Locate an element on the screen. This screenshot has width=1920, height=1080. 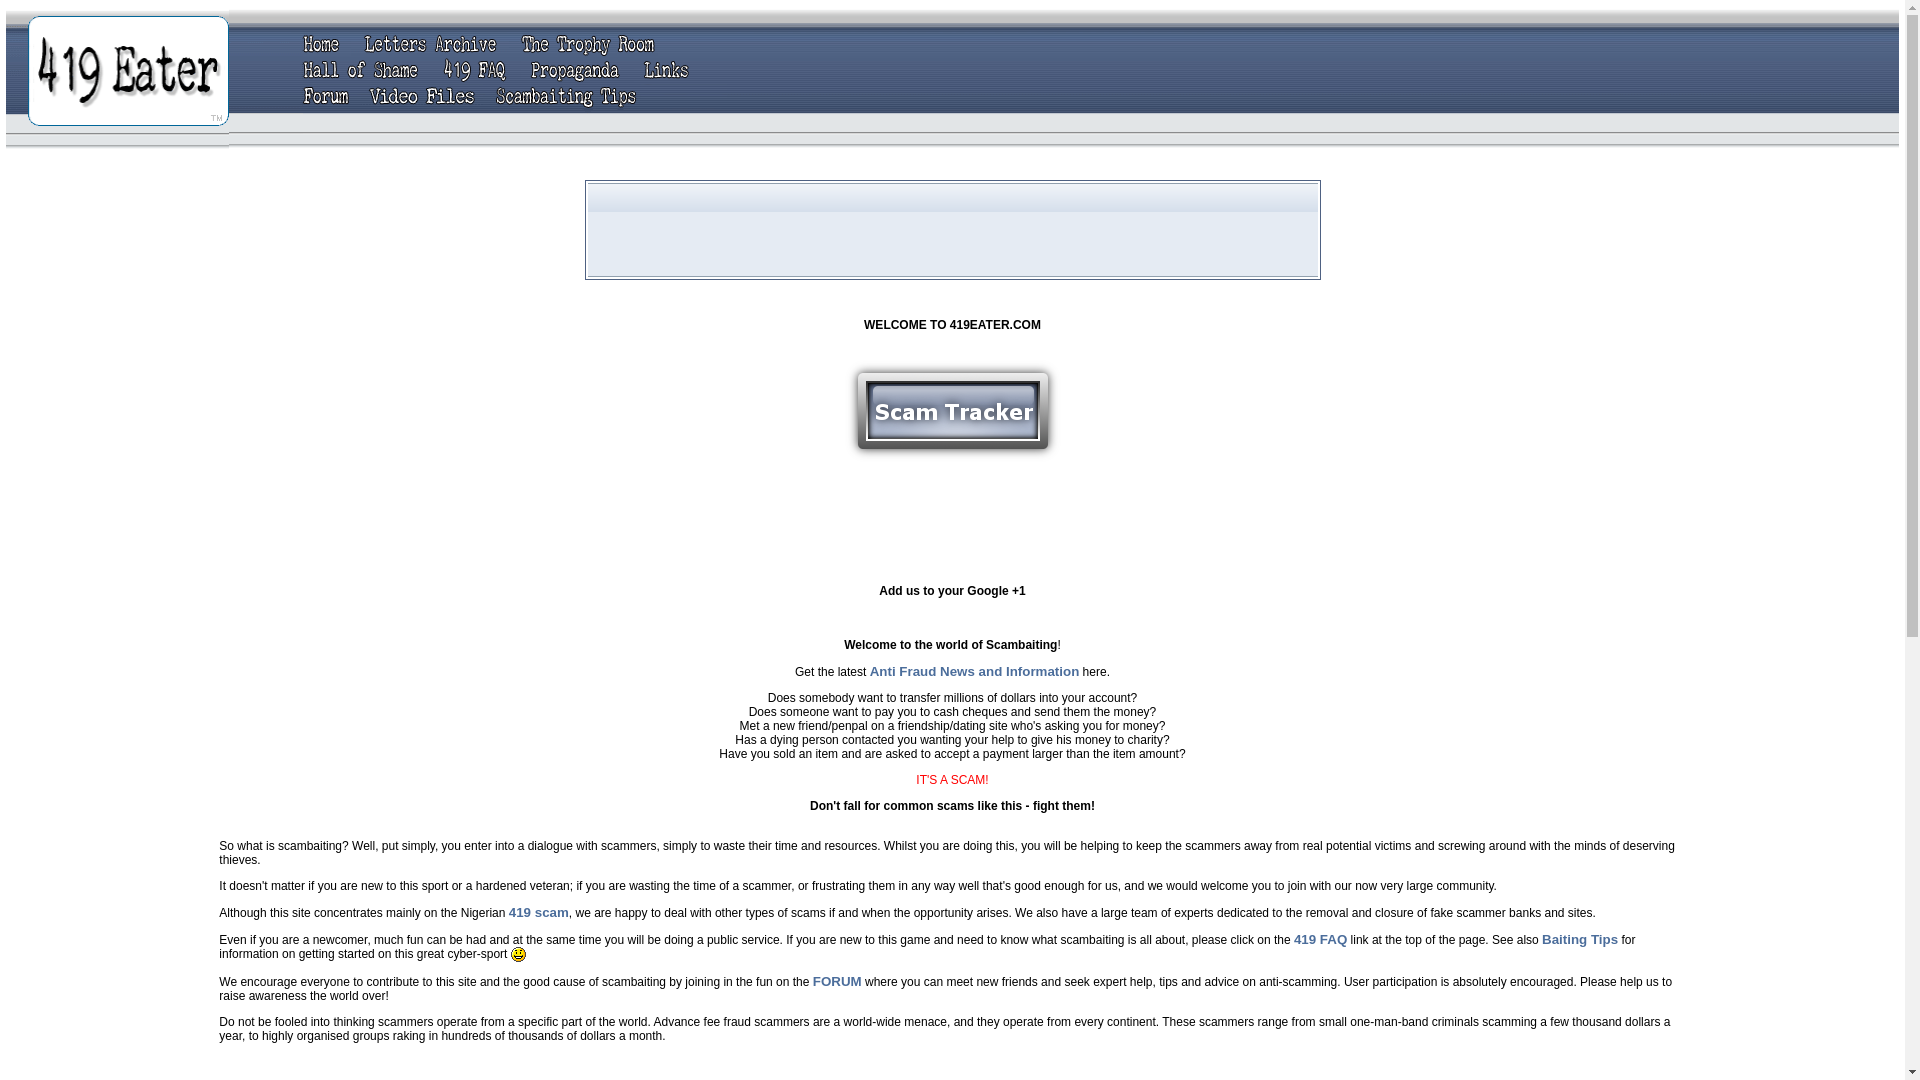
'Baiting Tips' is located at coordinates (1578, 939).